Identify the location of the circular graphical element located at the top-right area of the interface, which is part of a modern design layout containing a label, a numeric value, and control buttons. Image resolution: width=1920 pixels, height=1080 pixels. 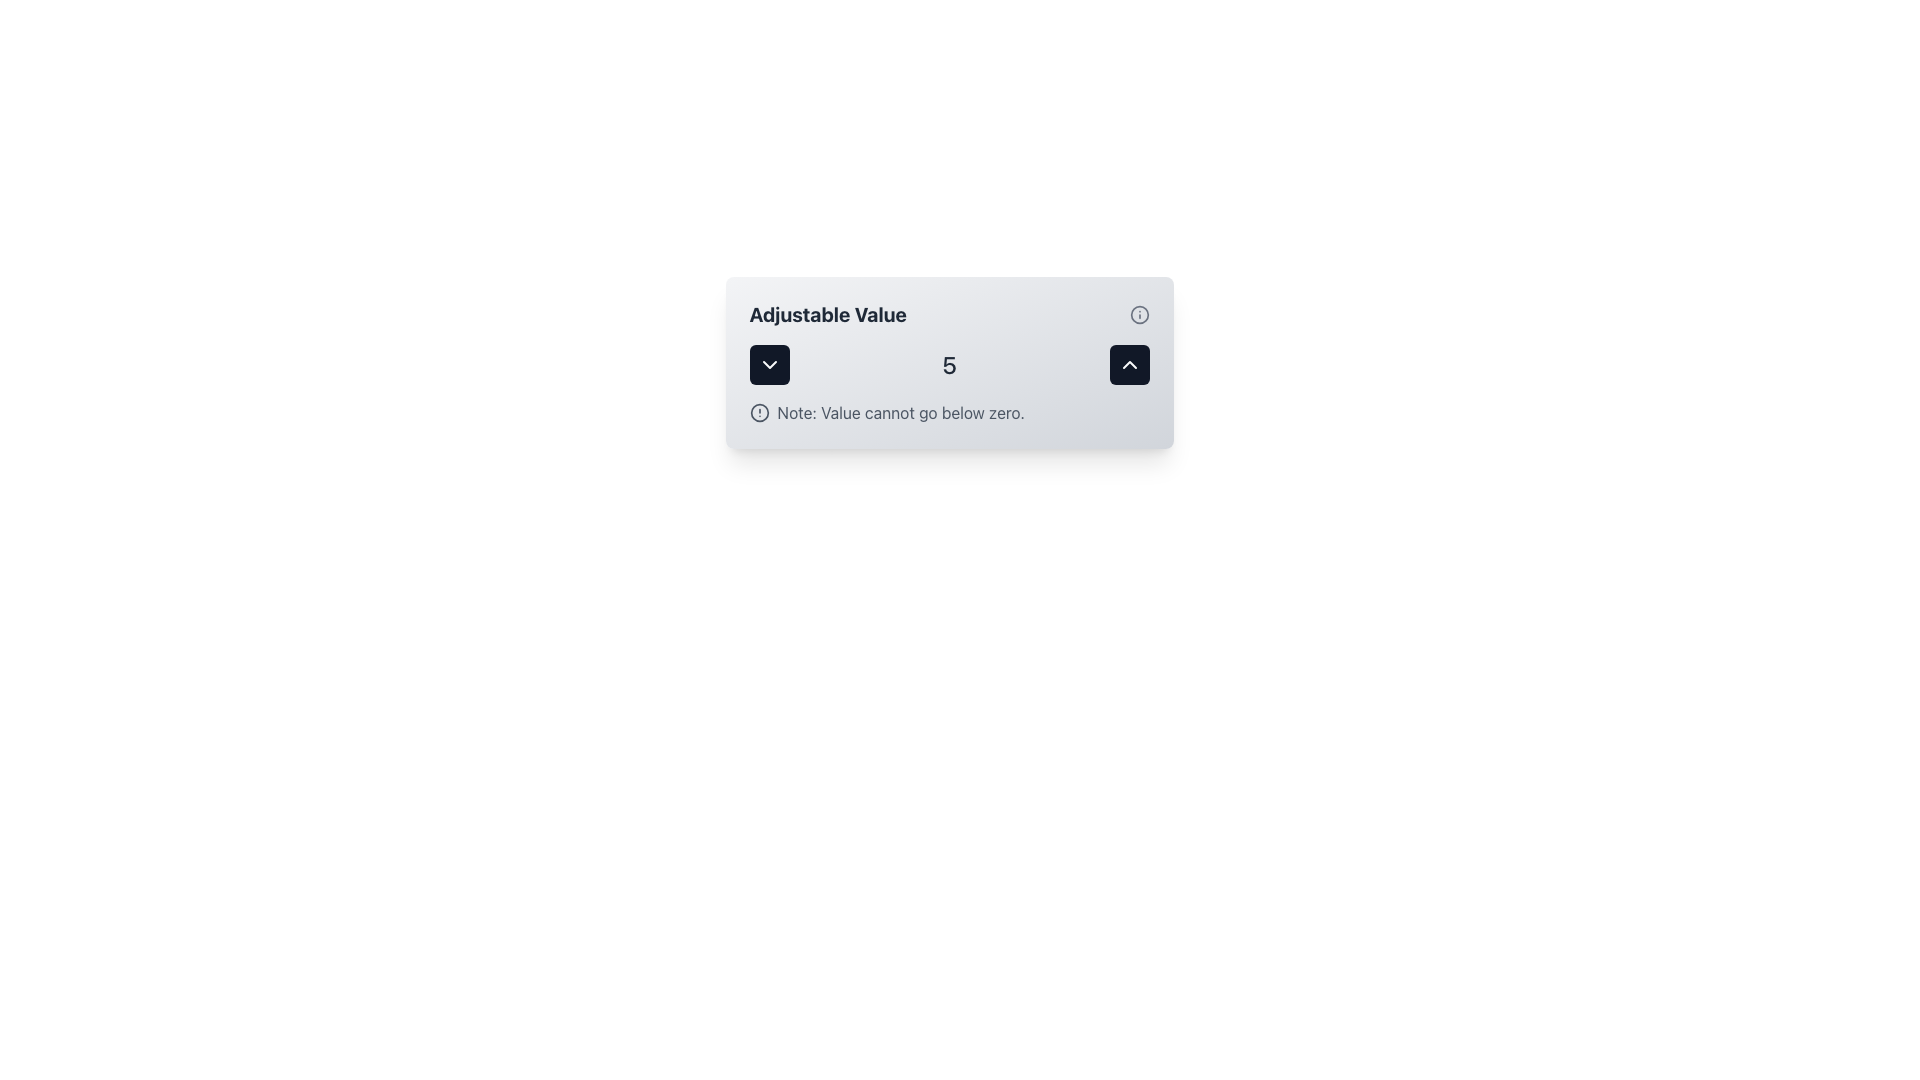
(1139, 315).